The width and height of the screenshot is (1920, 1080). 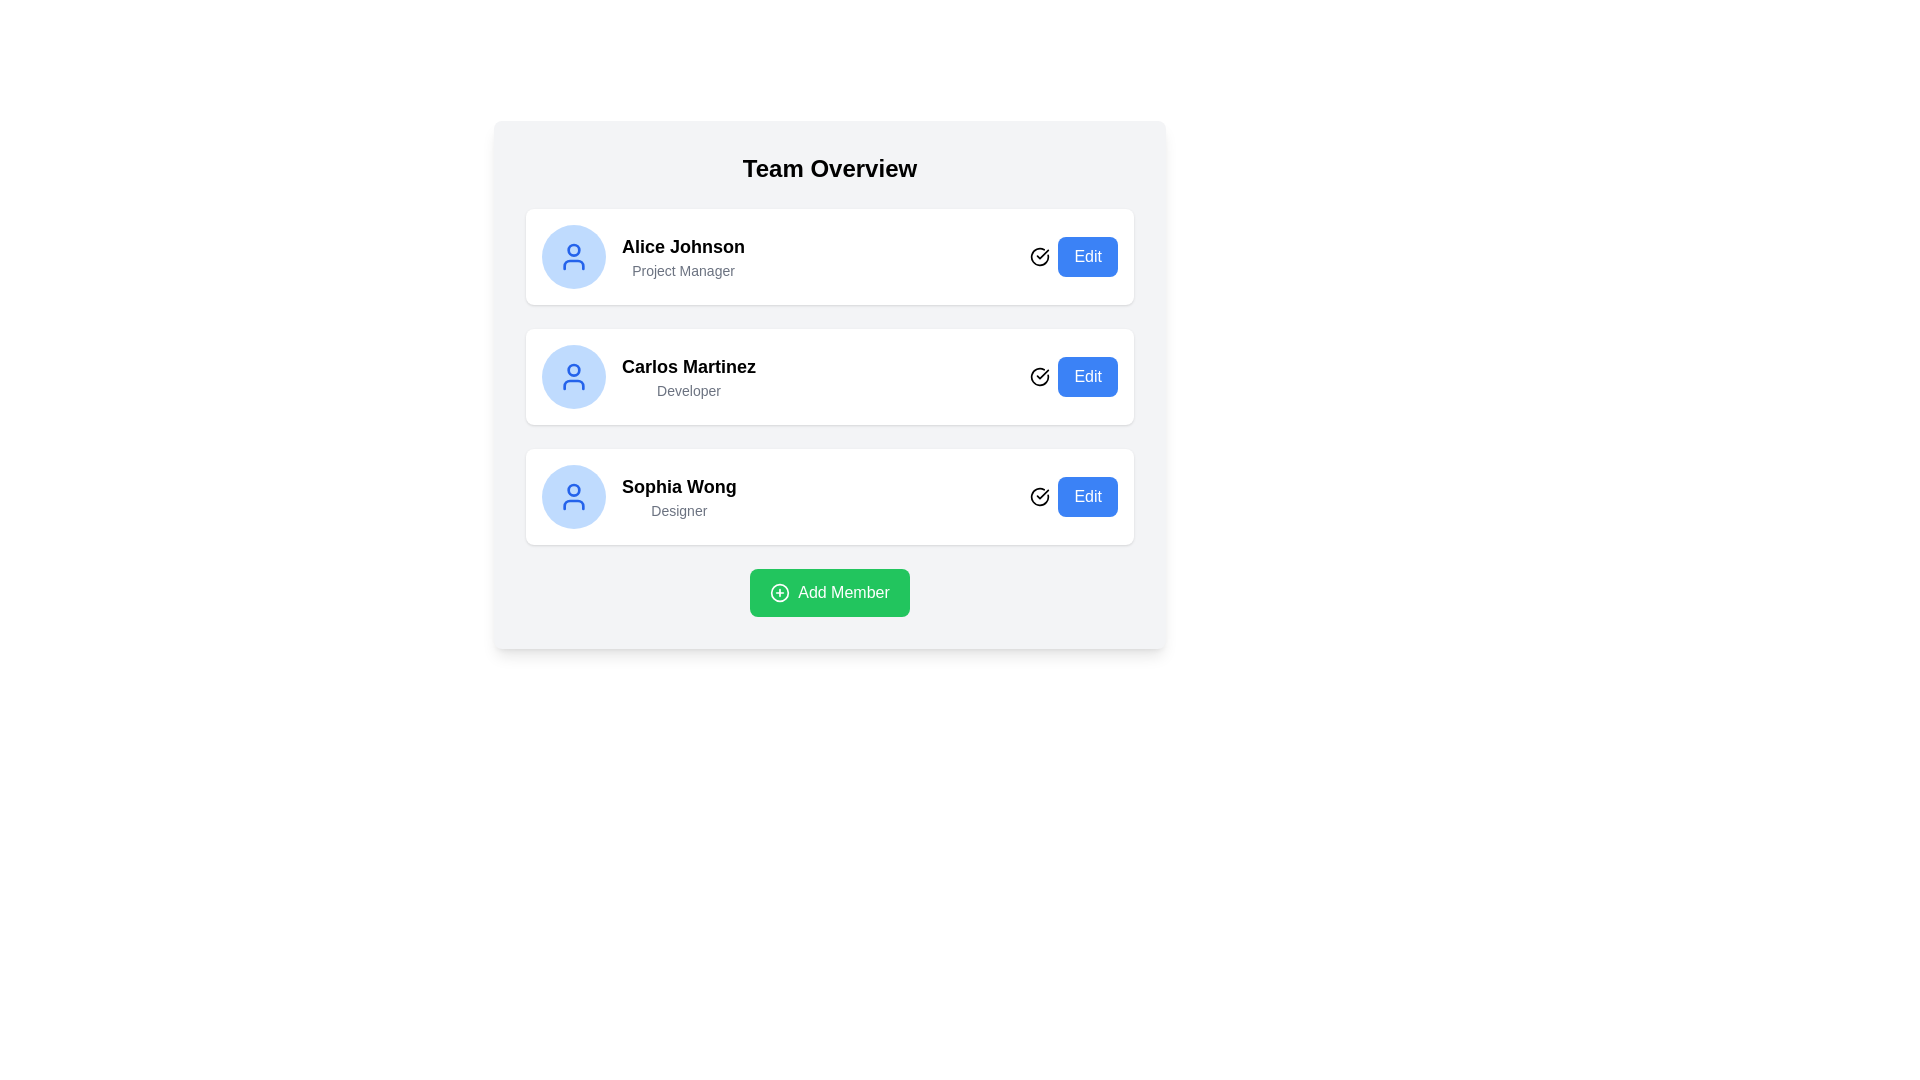 What do you see at coordinates (1040, 256) in the screenshot?
I see `the circular icon with a checkmark inside, which is styled in green for active members, located to the left of the 'Edit' button` at bounding box center [1040, 256].